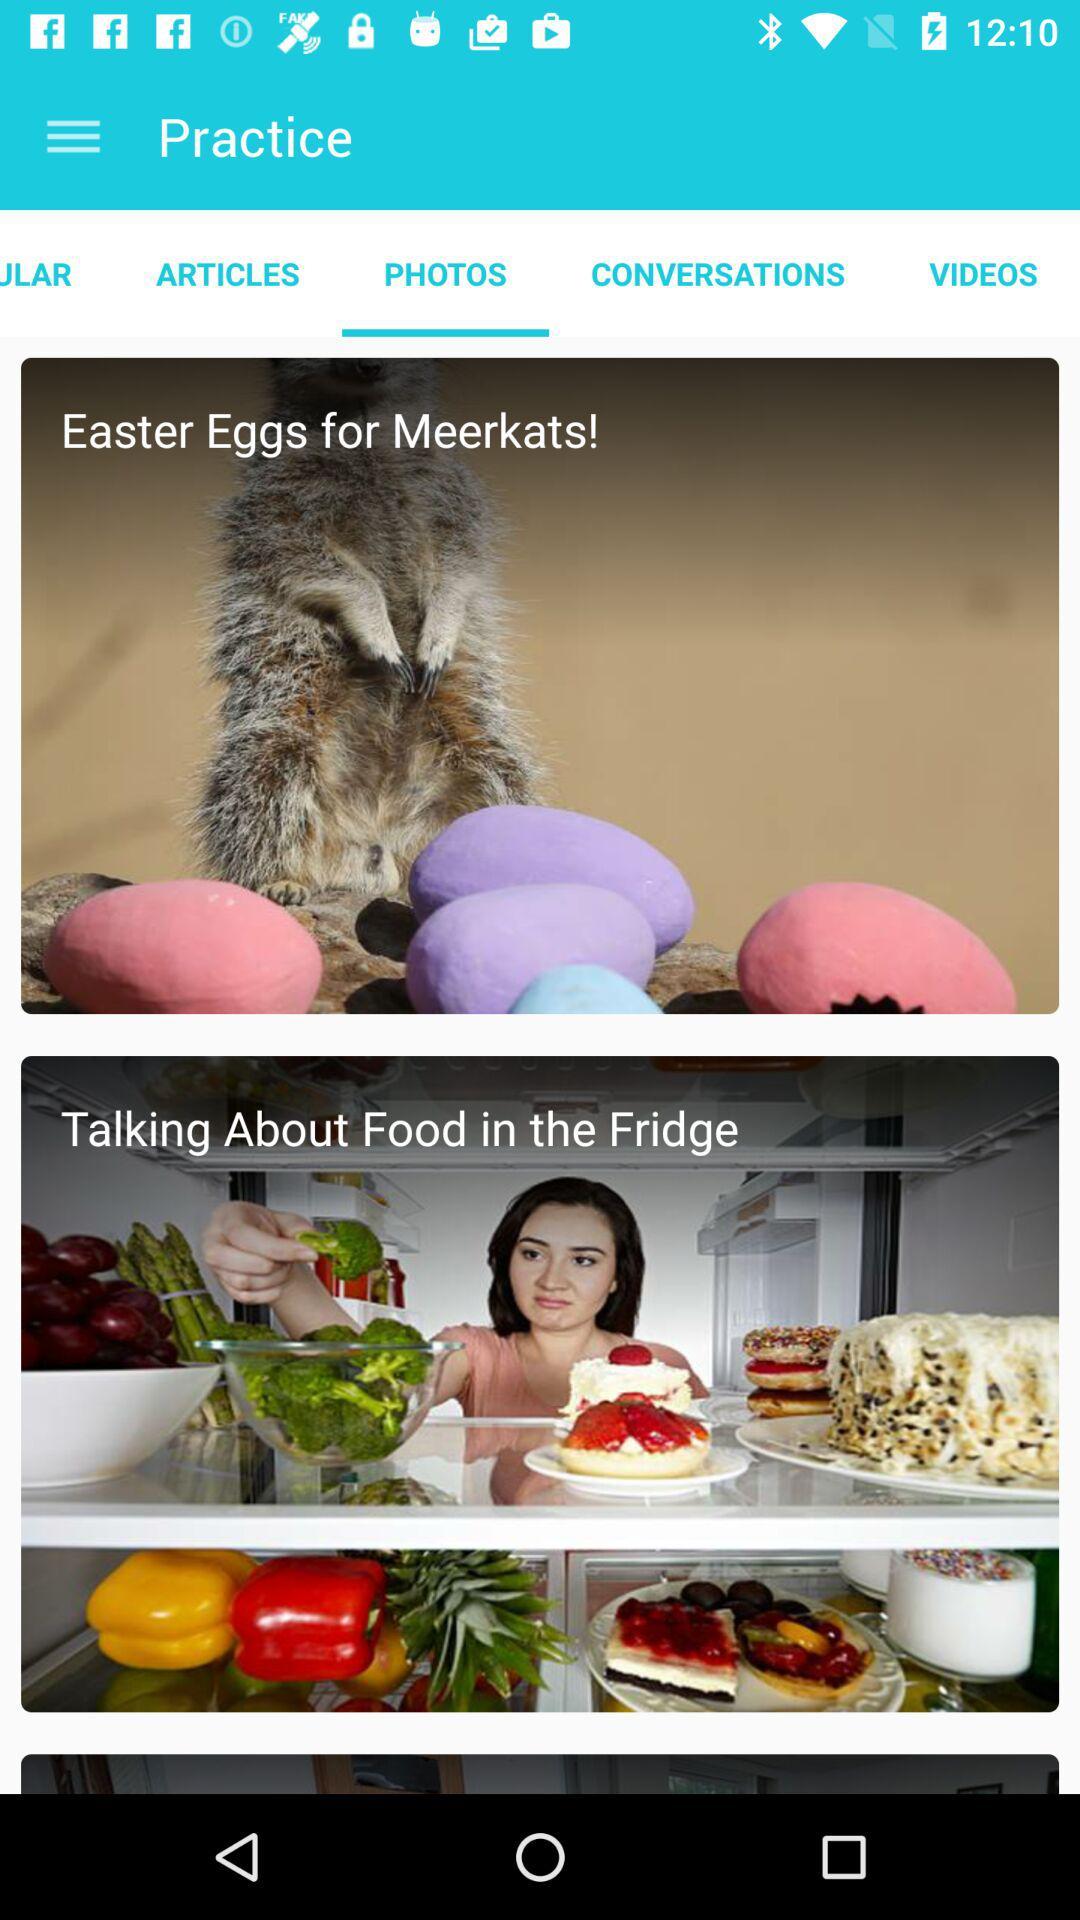  I want to click on item above the popular app, so click(72, 135).